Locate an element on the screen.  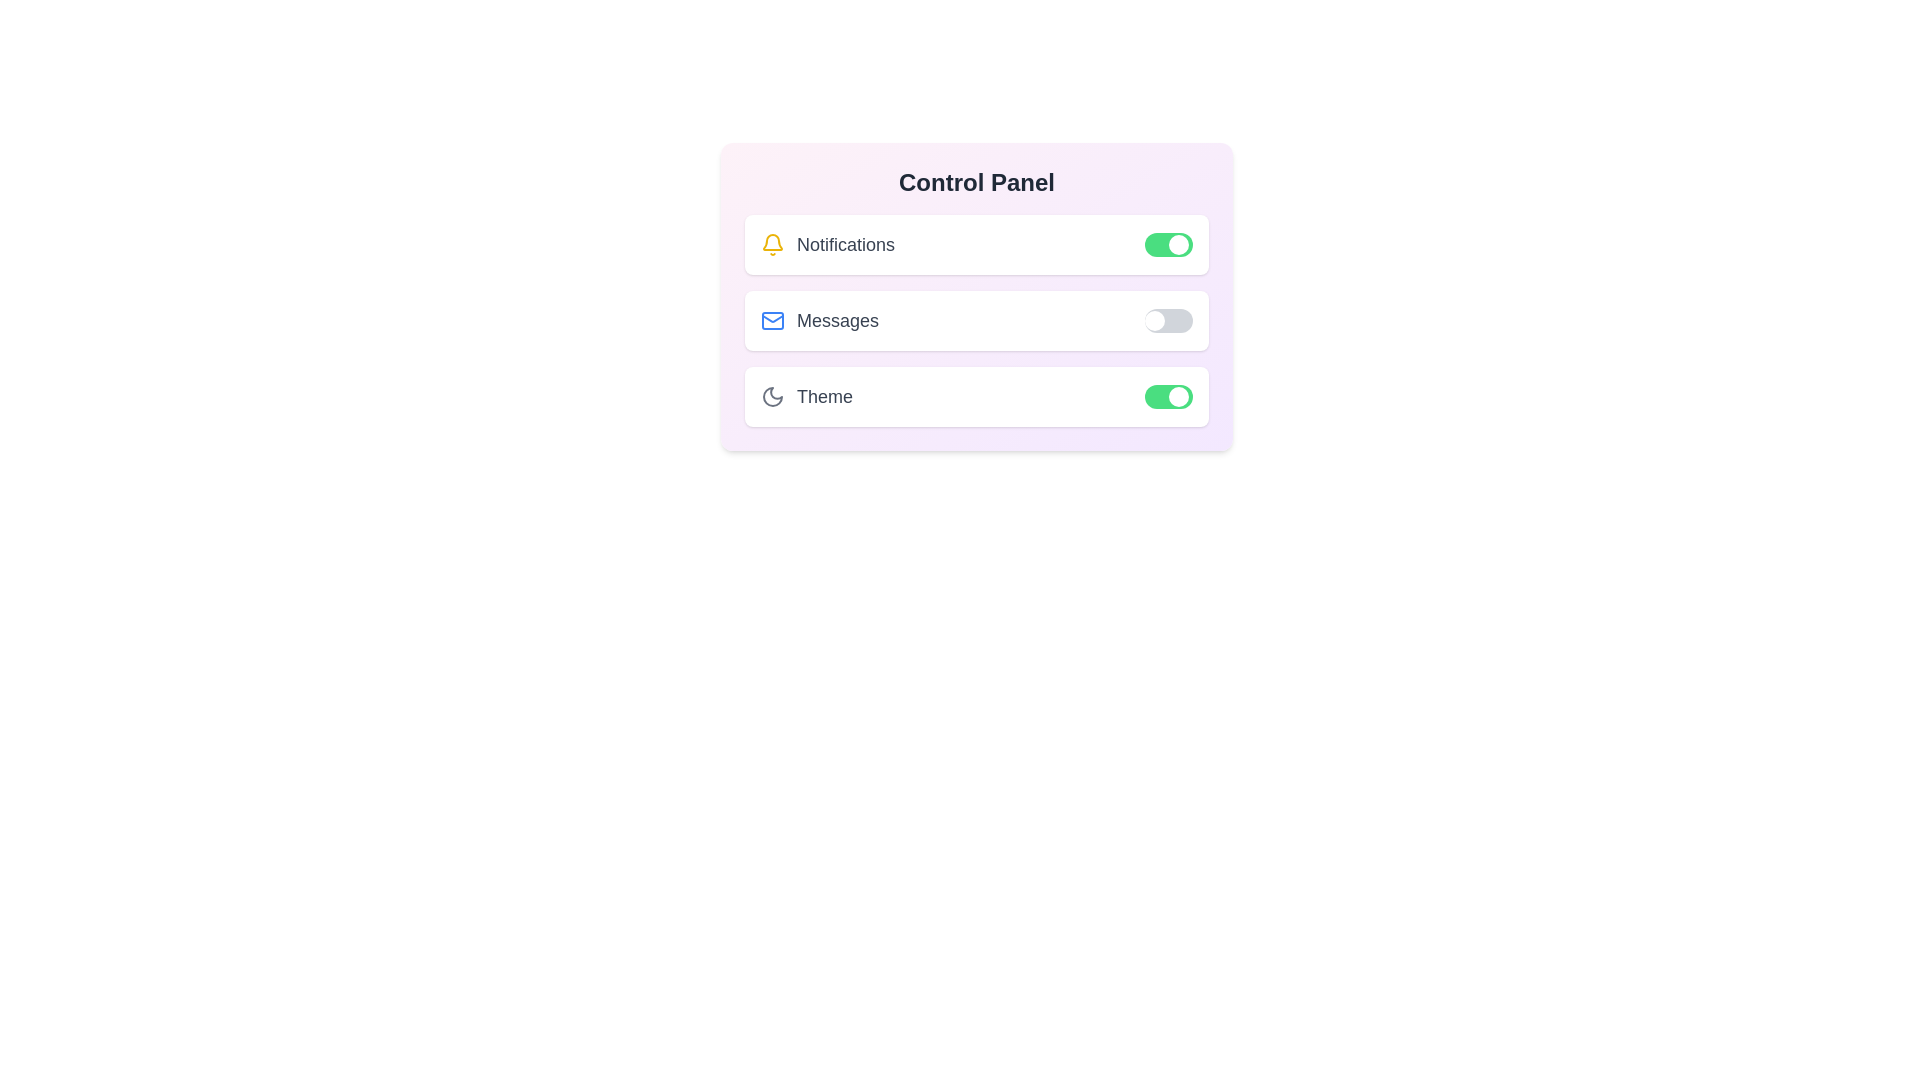
the interactive setting toggle switch for the messaging feature located in the Control Panel is located at coordinates (977, 319).